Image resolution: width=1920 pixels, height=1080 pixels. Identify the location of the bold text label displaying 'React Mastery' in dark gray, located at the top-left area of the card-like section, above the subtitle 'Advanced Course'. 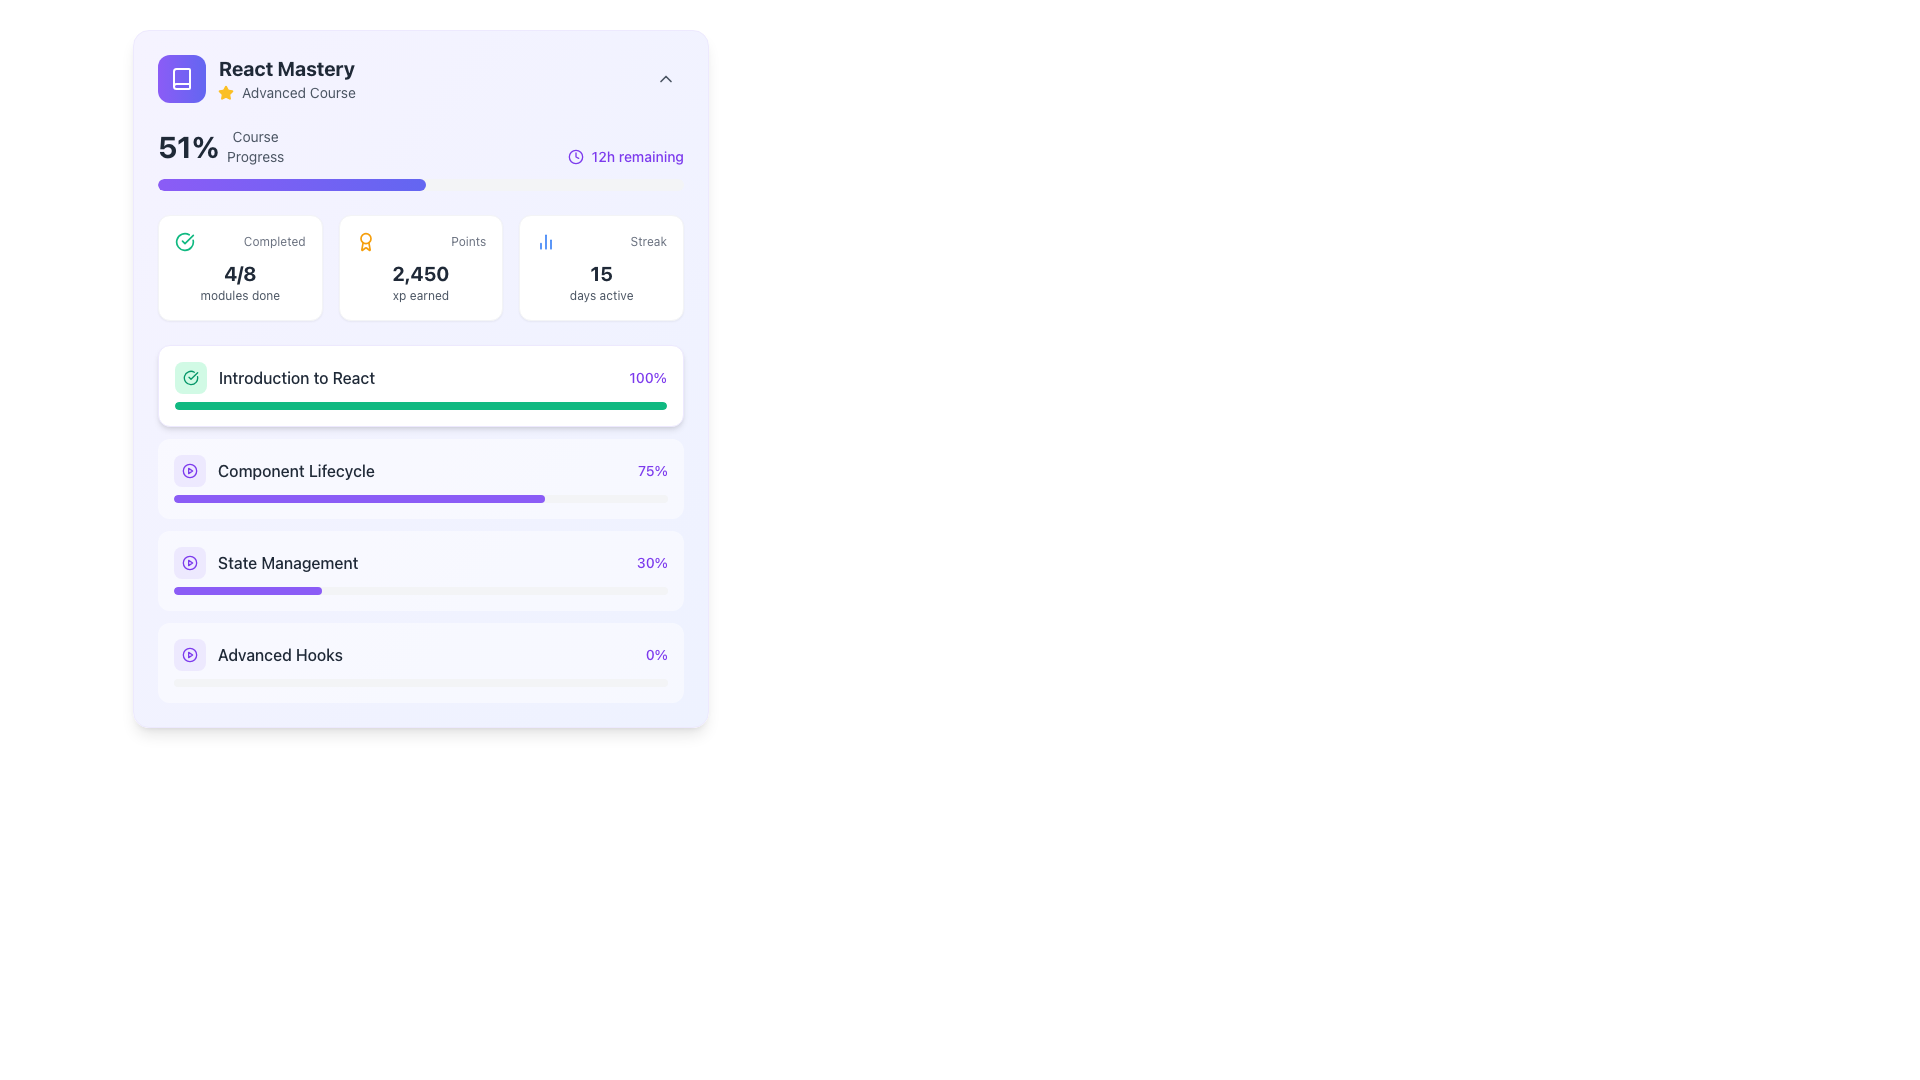
(286, 68).